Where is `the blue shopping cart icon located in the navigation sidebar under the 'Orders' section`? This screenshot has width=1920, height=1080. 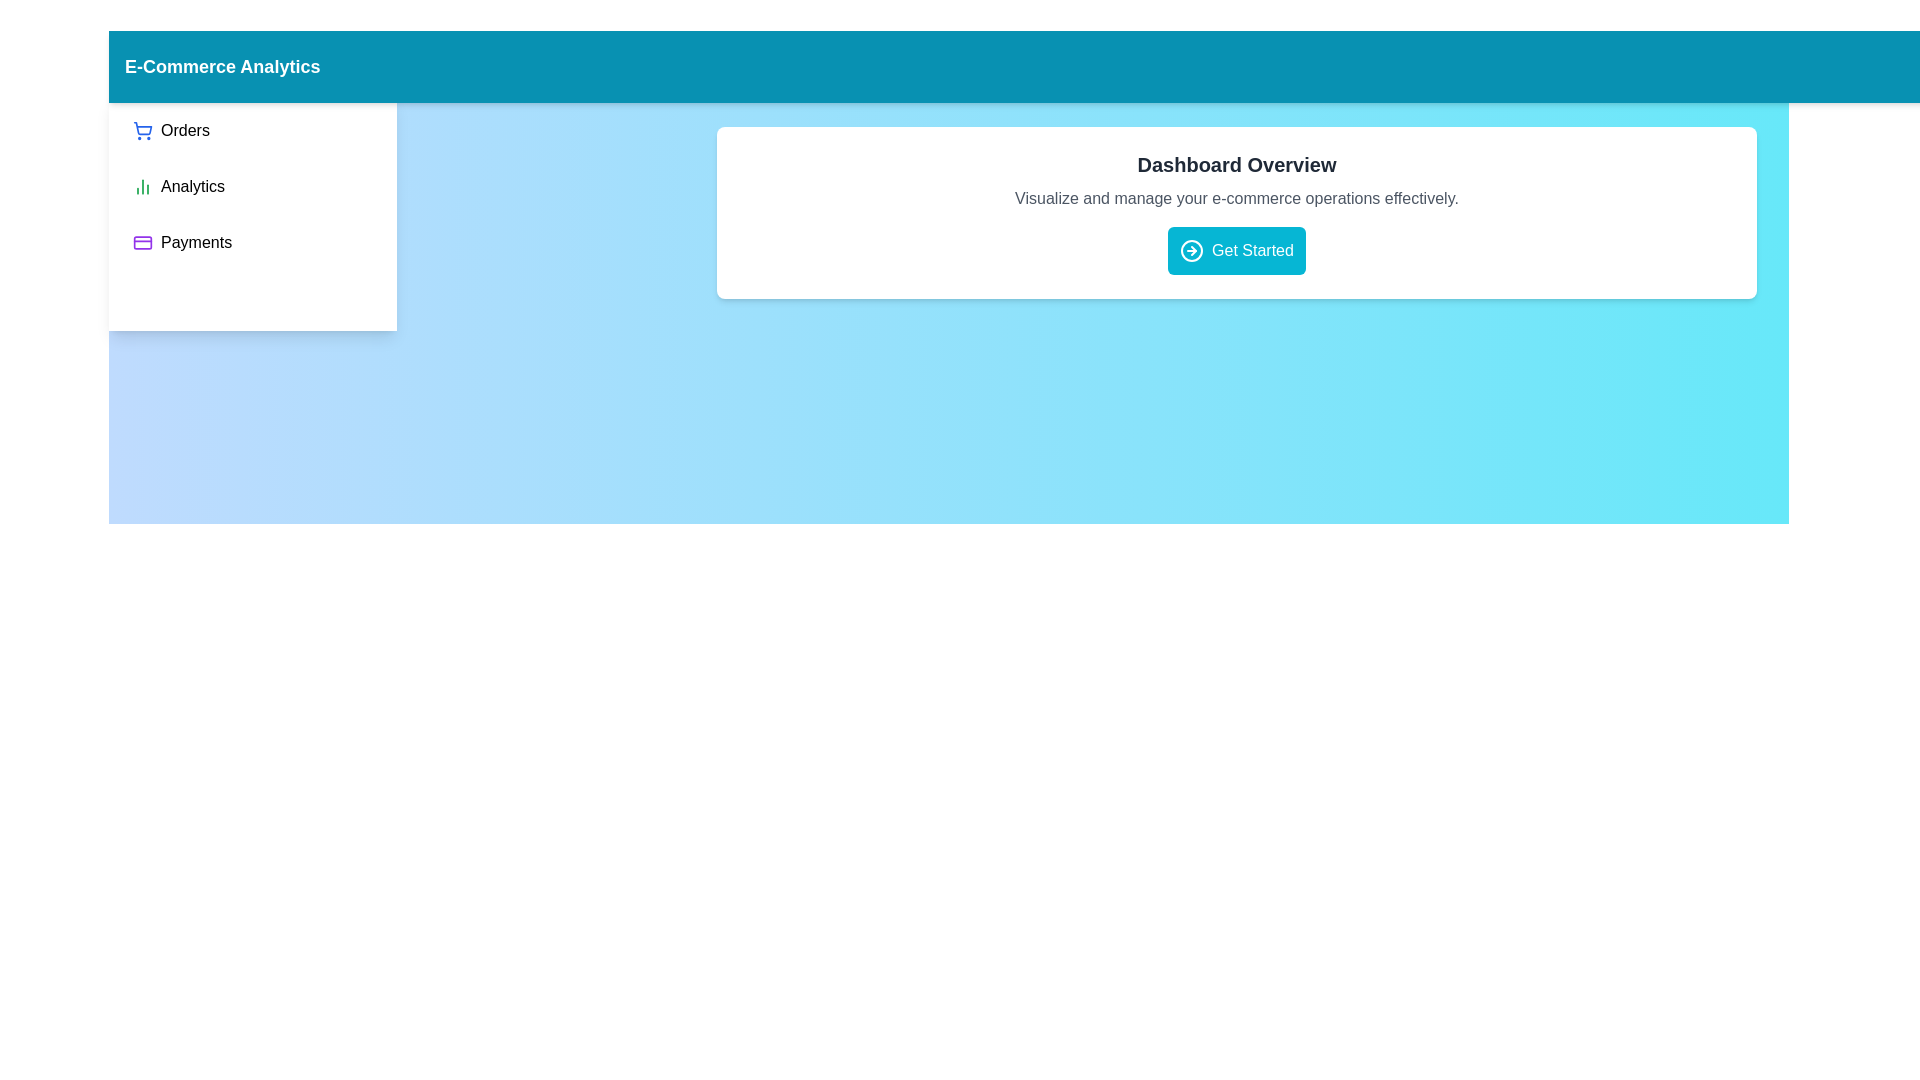
the blue shopping cart icon located in the navigation sidebar under the 'Orders' section is located at coordinates (142, 128).